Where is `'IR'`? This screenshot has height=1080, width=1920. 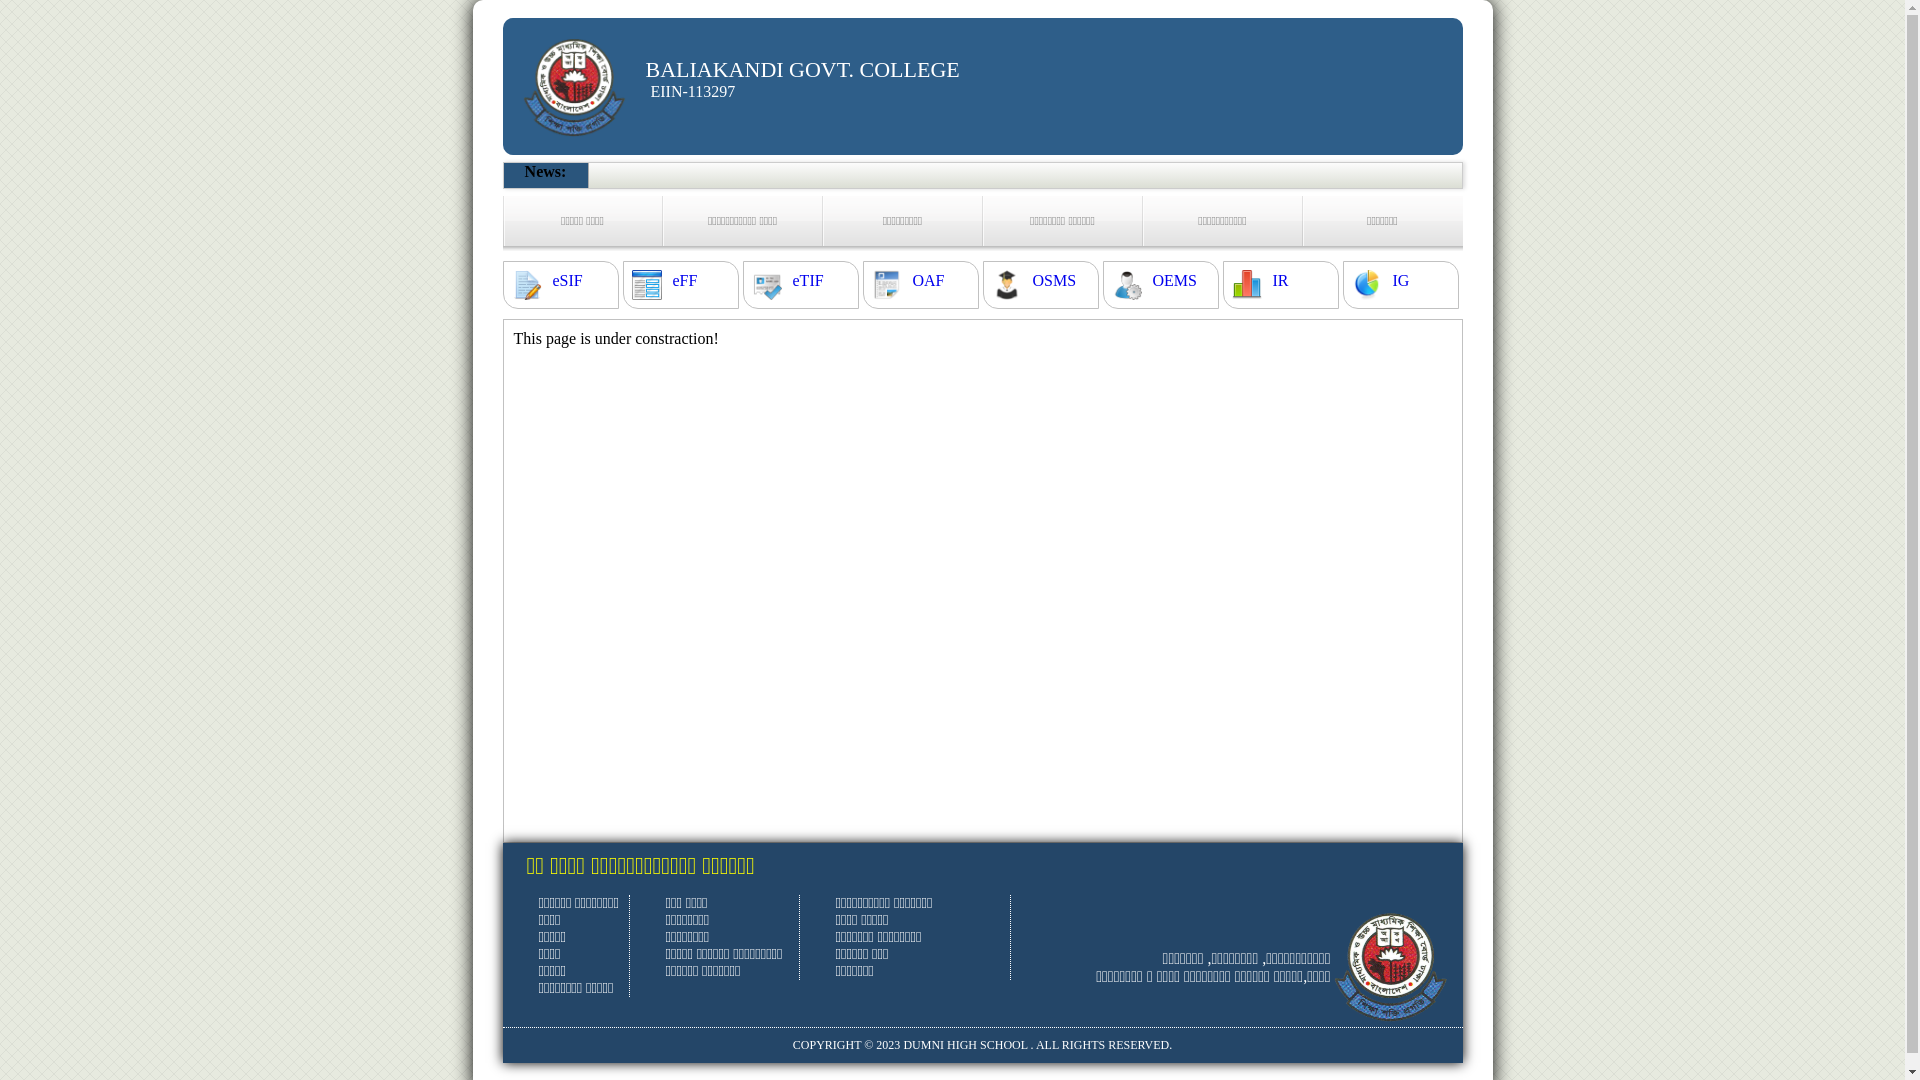
'IR' is located at coordinates (1280, 281).